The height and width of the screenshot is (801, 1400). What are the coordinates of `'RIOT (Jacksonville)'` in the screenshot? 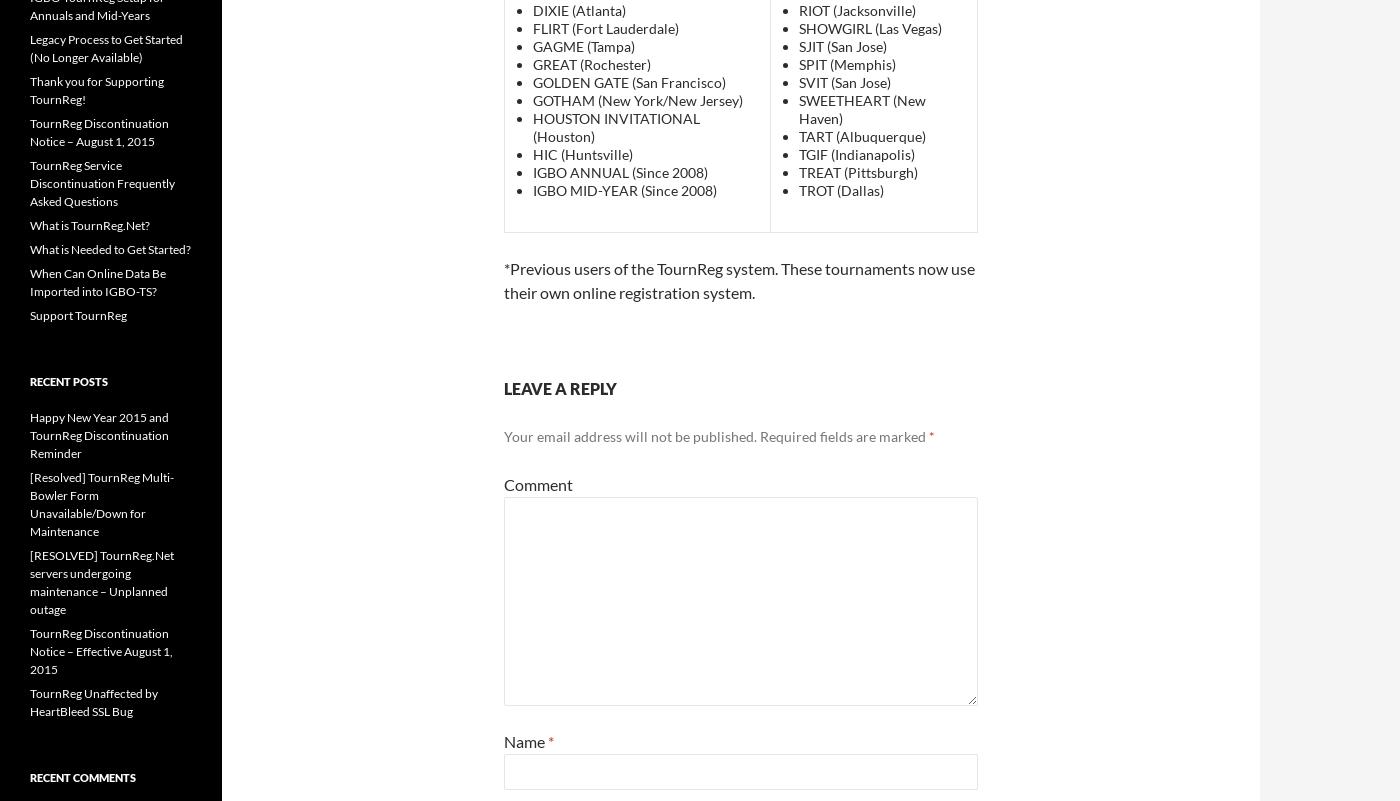 It's located at (856, 10).